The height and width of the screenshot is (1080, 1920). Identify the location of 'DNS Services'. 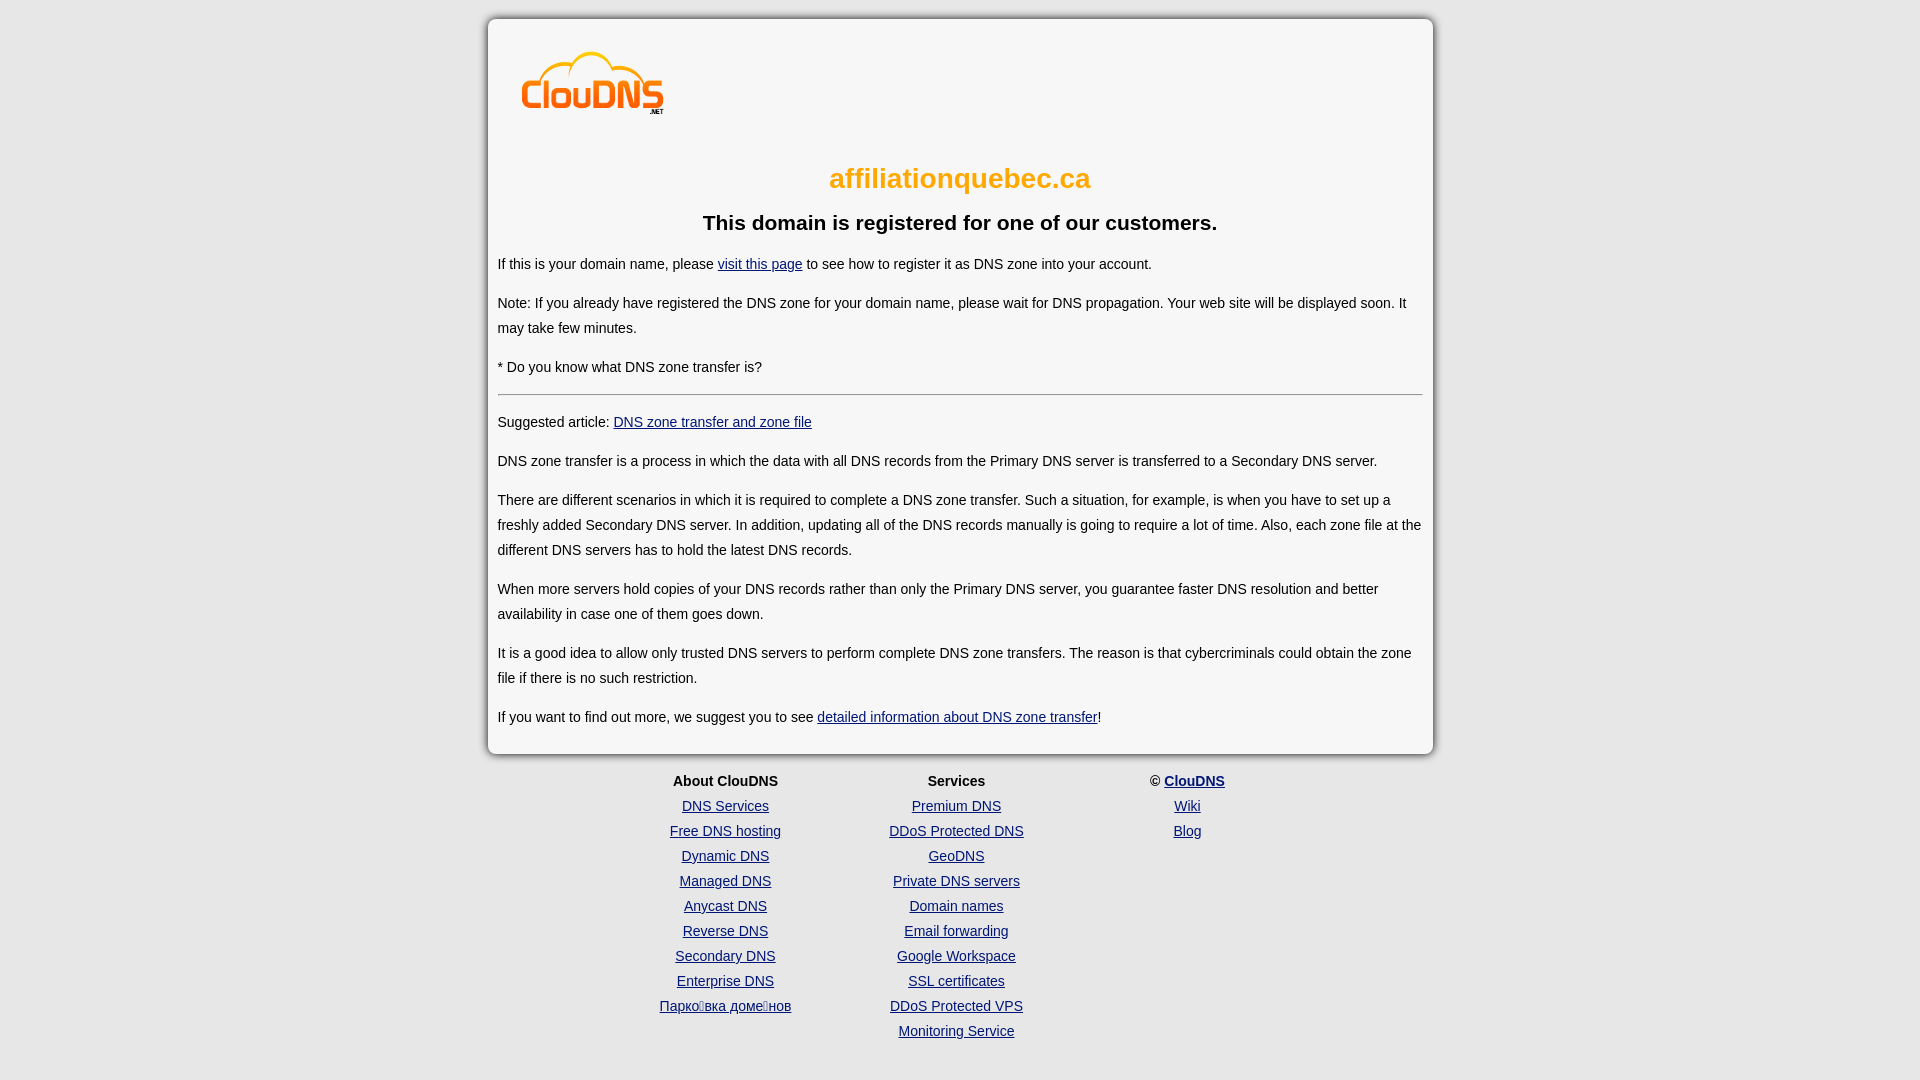
(724, 805).